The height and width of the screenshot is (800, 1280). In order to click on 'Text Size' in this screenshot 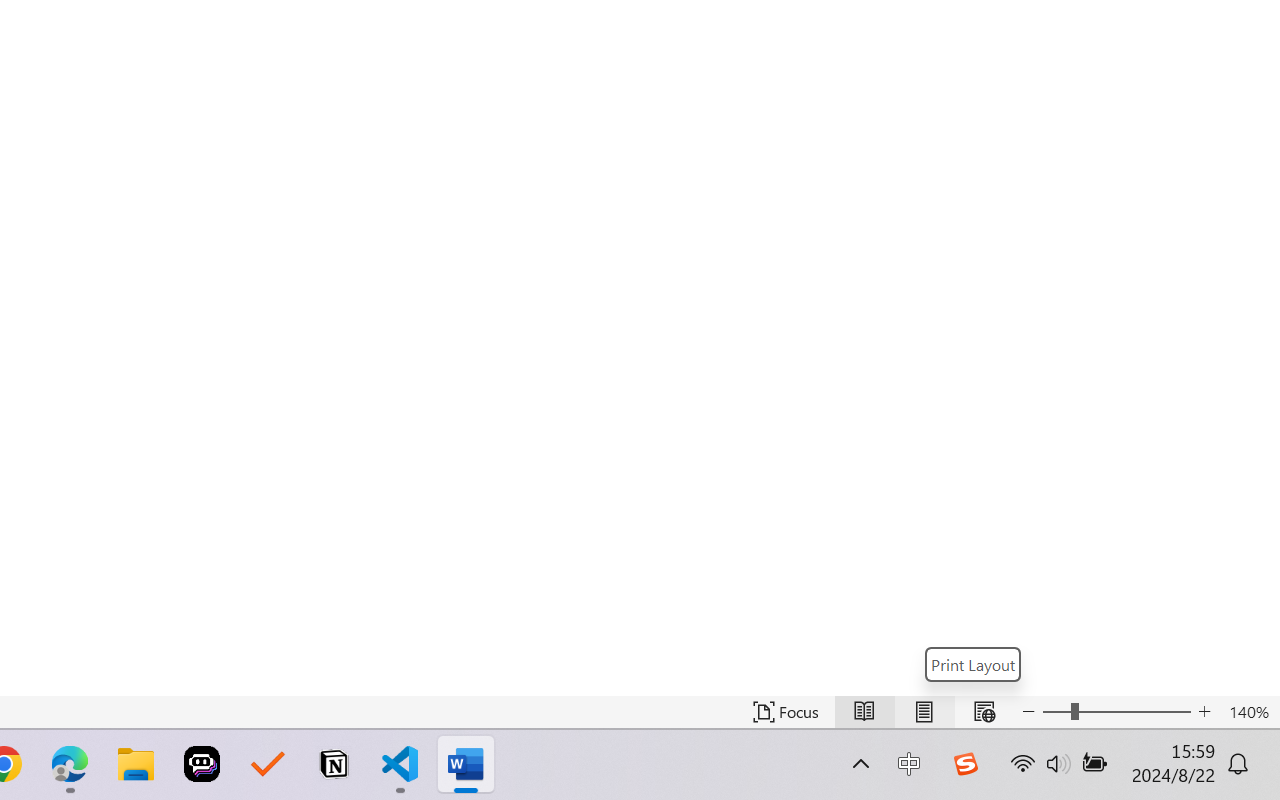, I will do `click(1115, 711)`.